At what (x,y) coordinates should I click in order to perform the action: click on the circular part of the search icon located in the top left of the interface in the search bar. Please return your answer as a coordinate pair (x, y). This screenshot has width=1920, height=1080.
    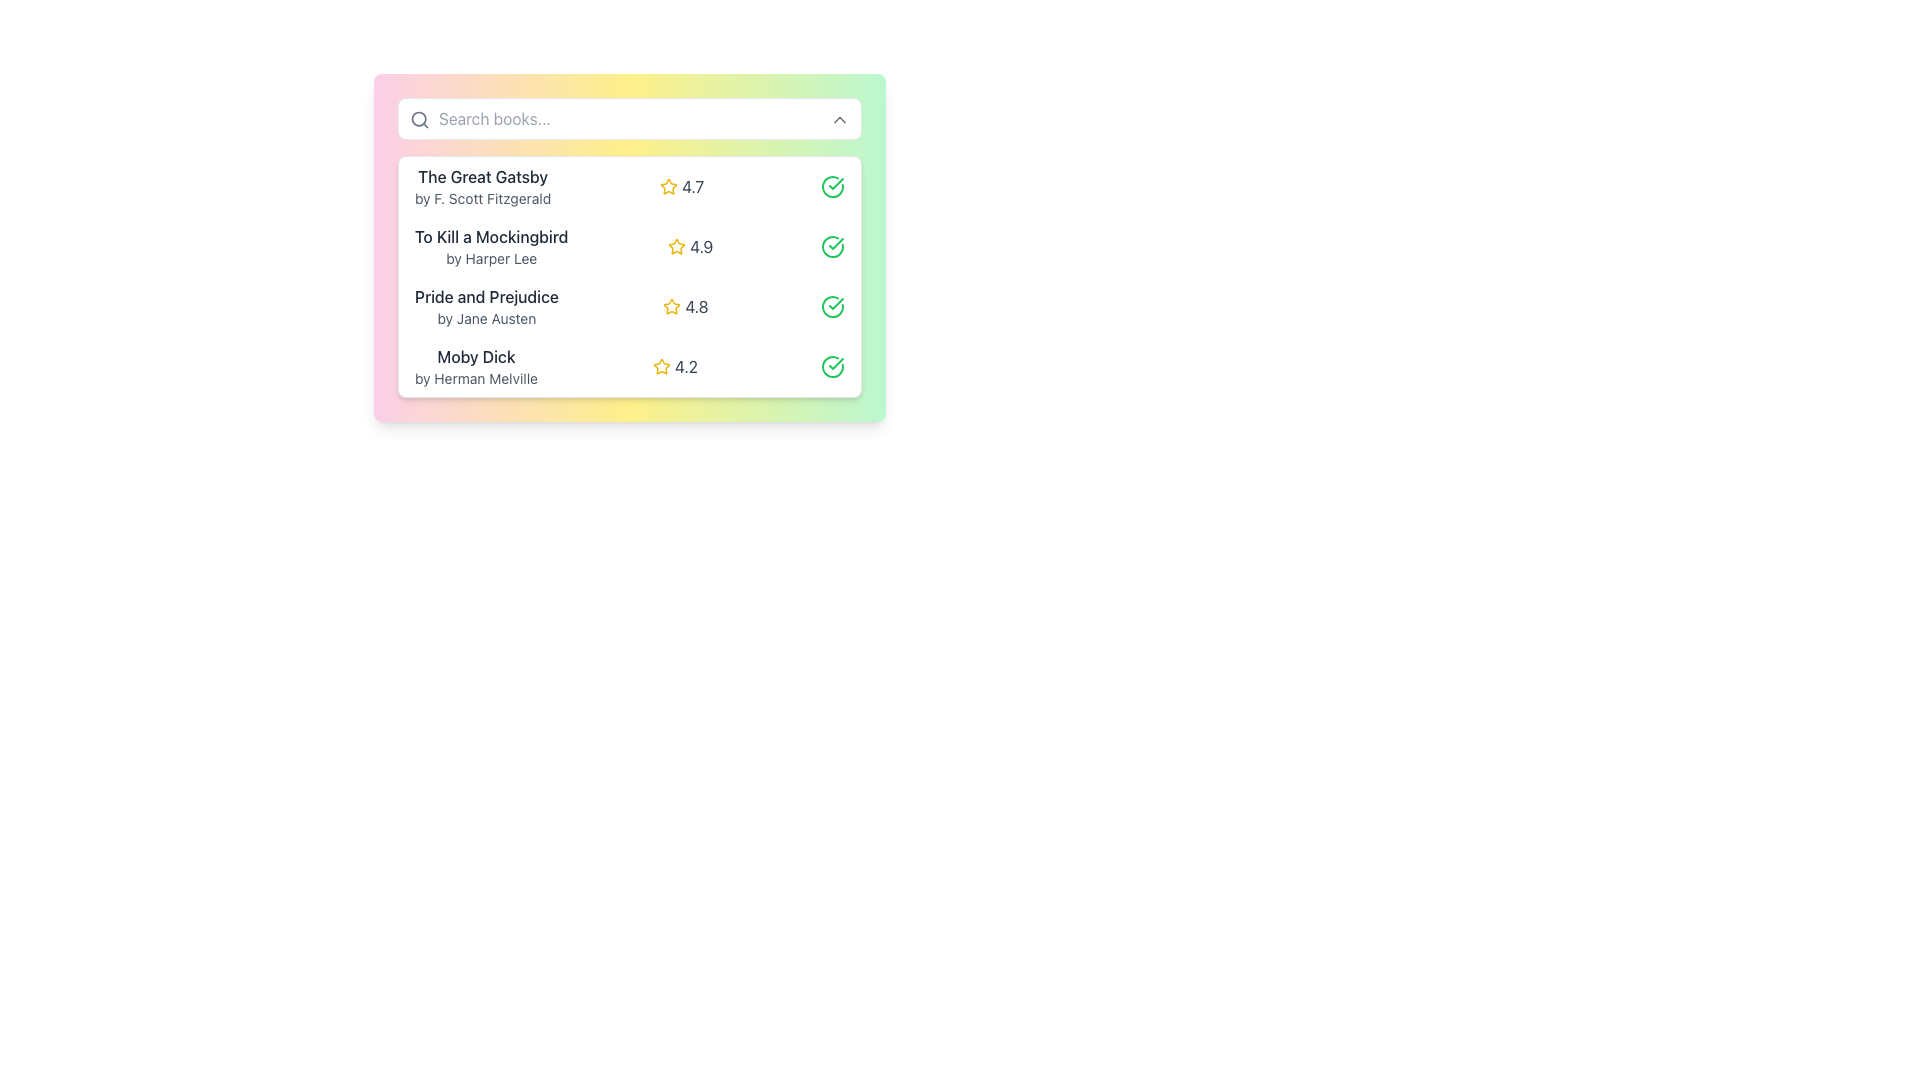
    Looking at the image, I should click on (418, 119).